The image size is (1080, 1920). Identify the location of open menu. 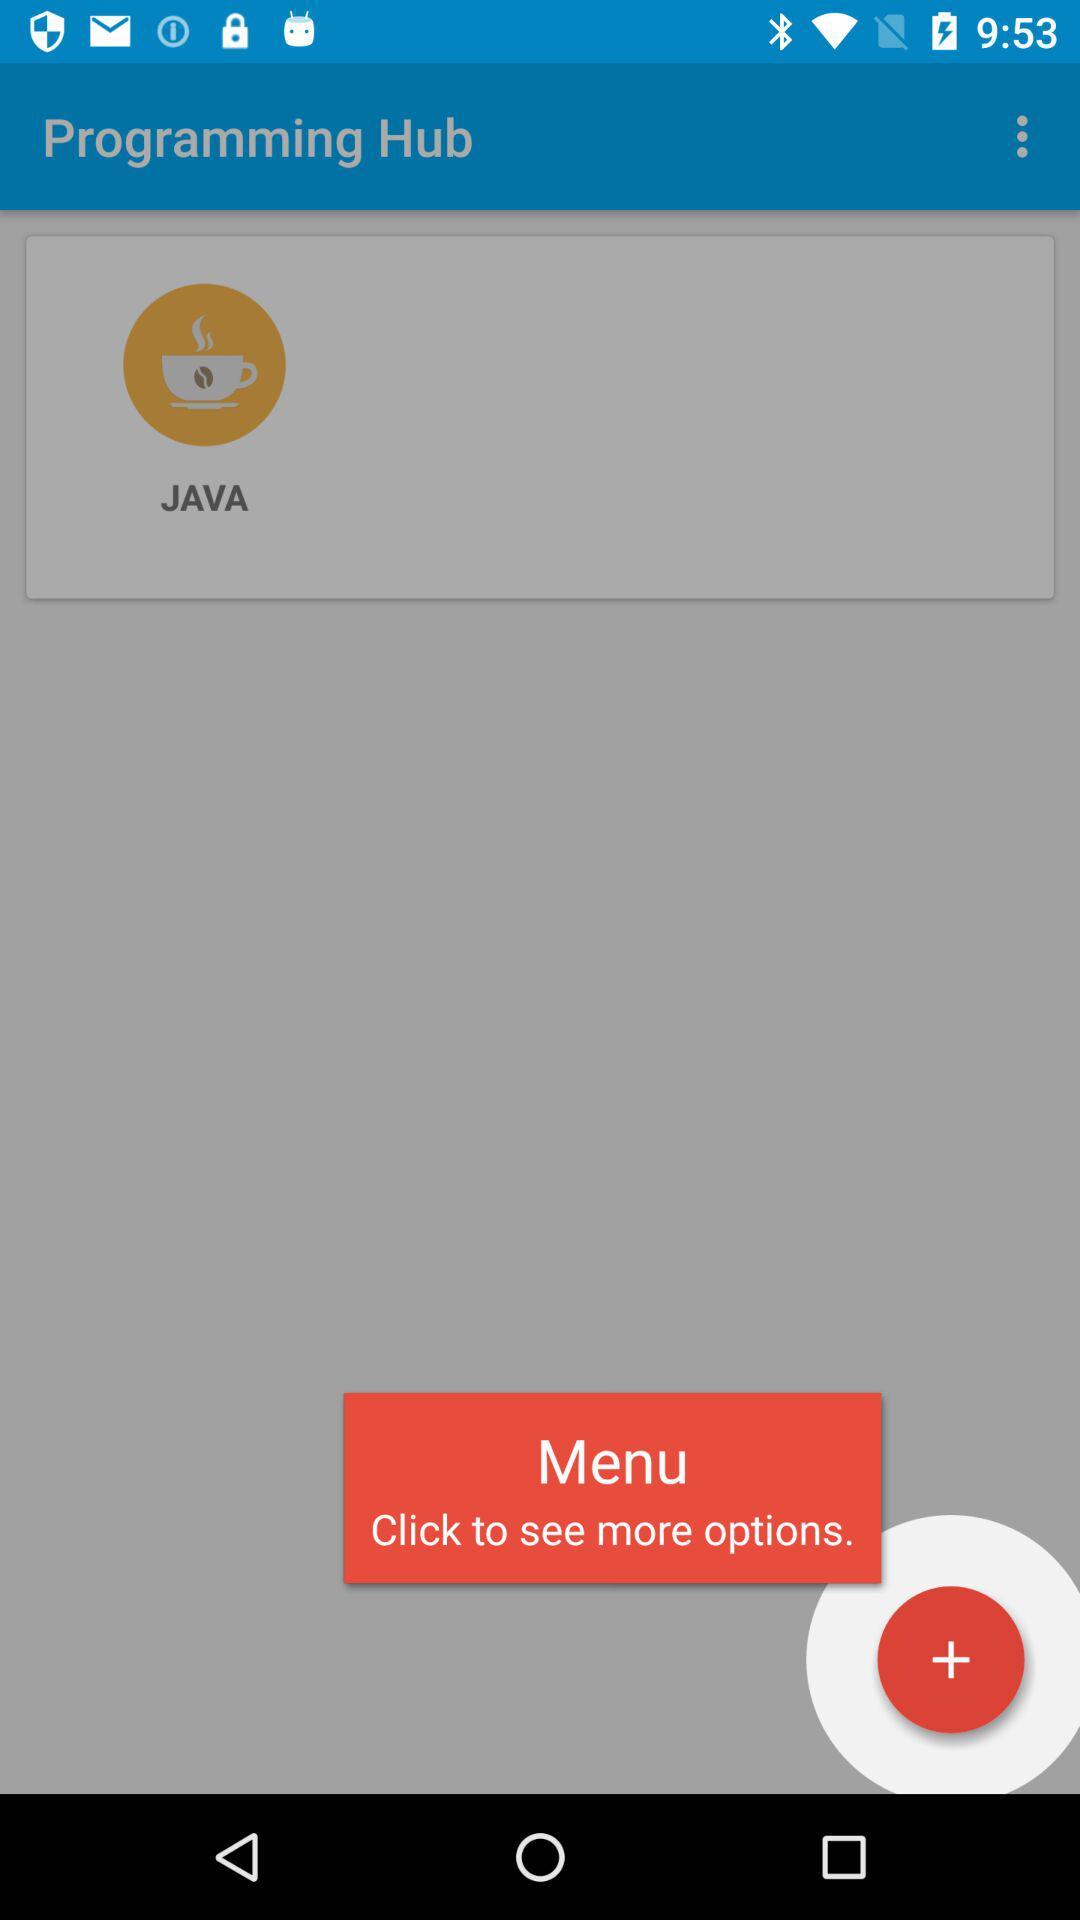
(950, 1659).